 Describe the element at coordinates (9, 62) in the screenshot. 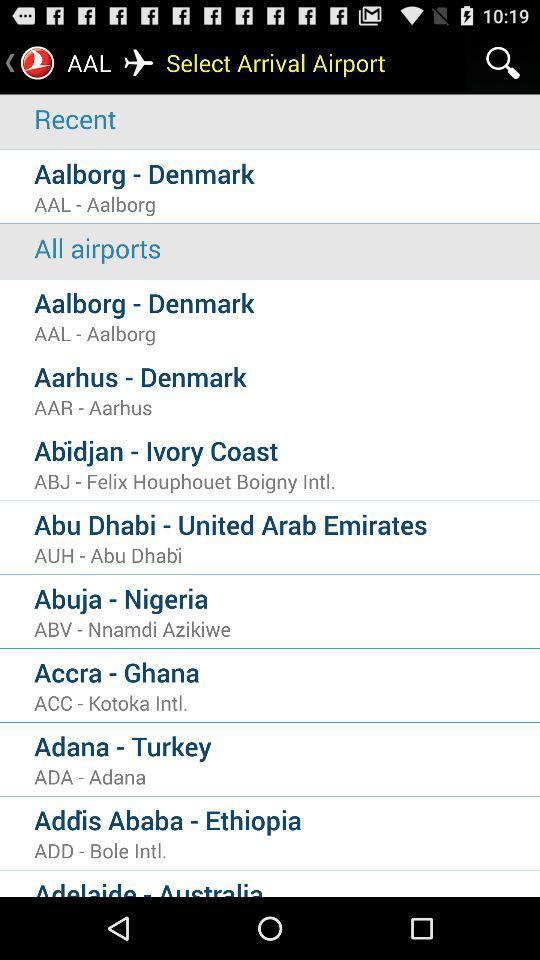

I see `go back` at that location.